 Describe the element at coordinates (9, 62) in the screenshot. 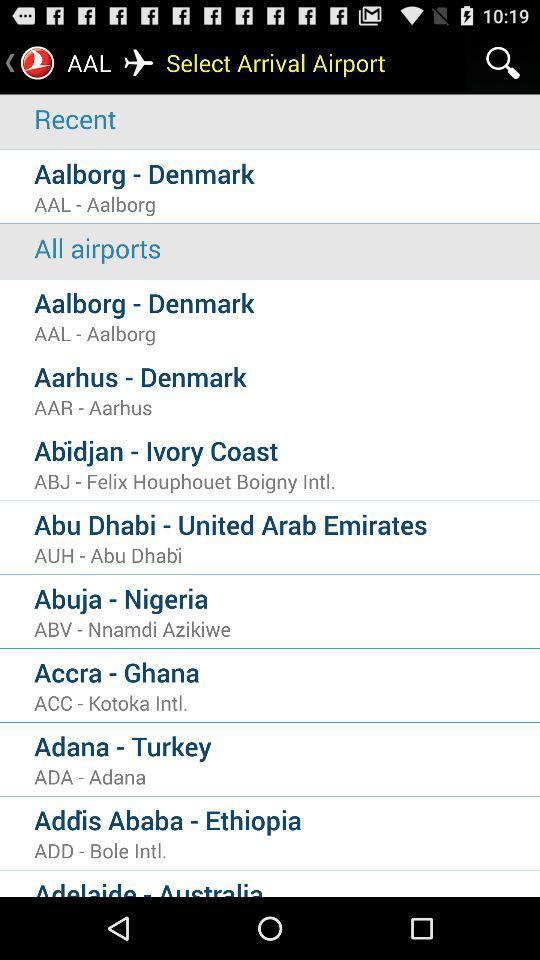

I see `go back` at that location.